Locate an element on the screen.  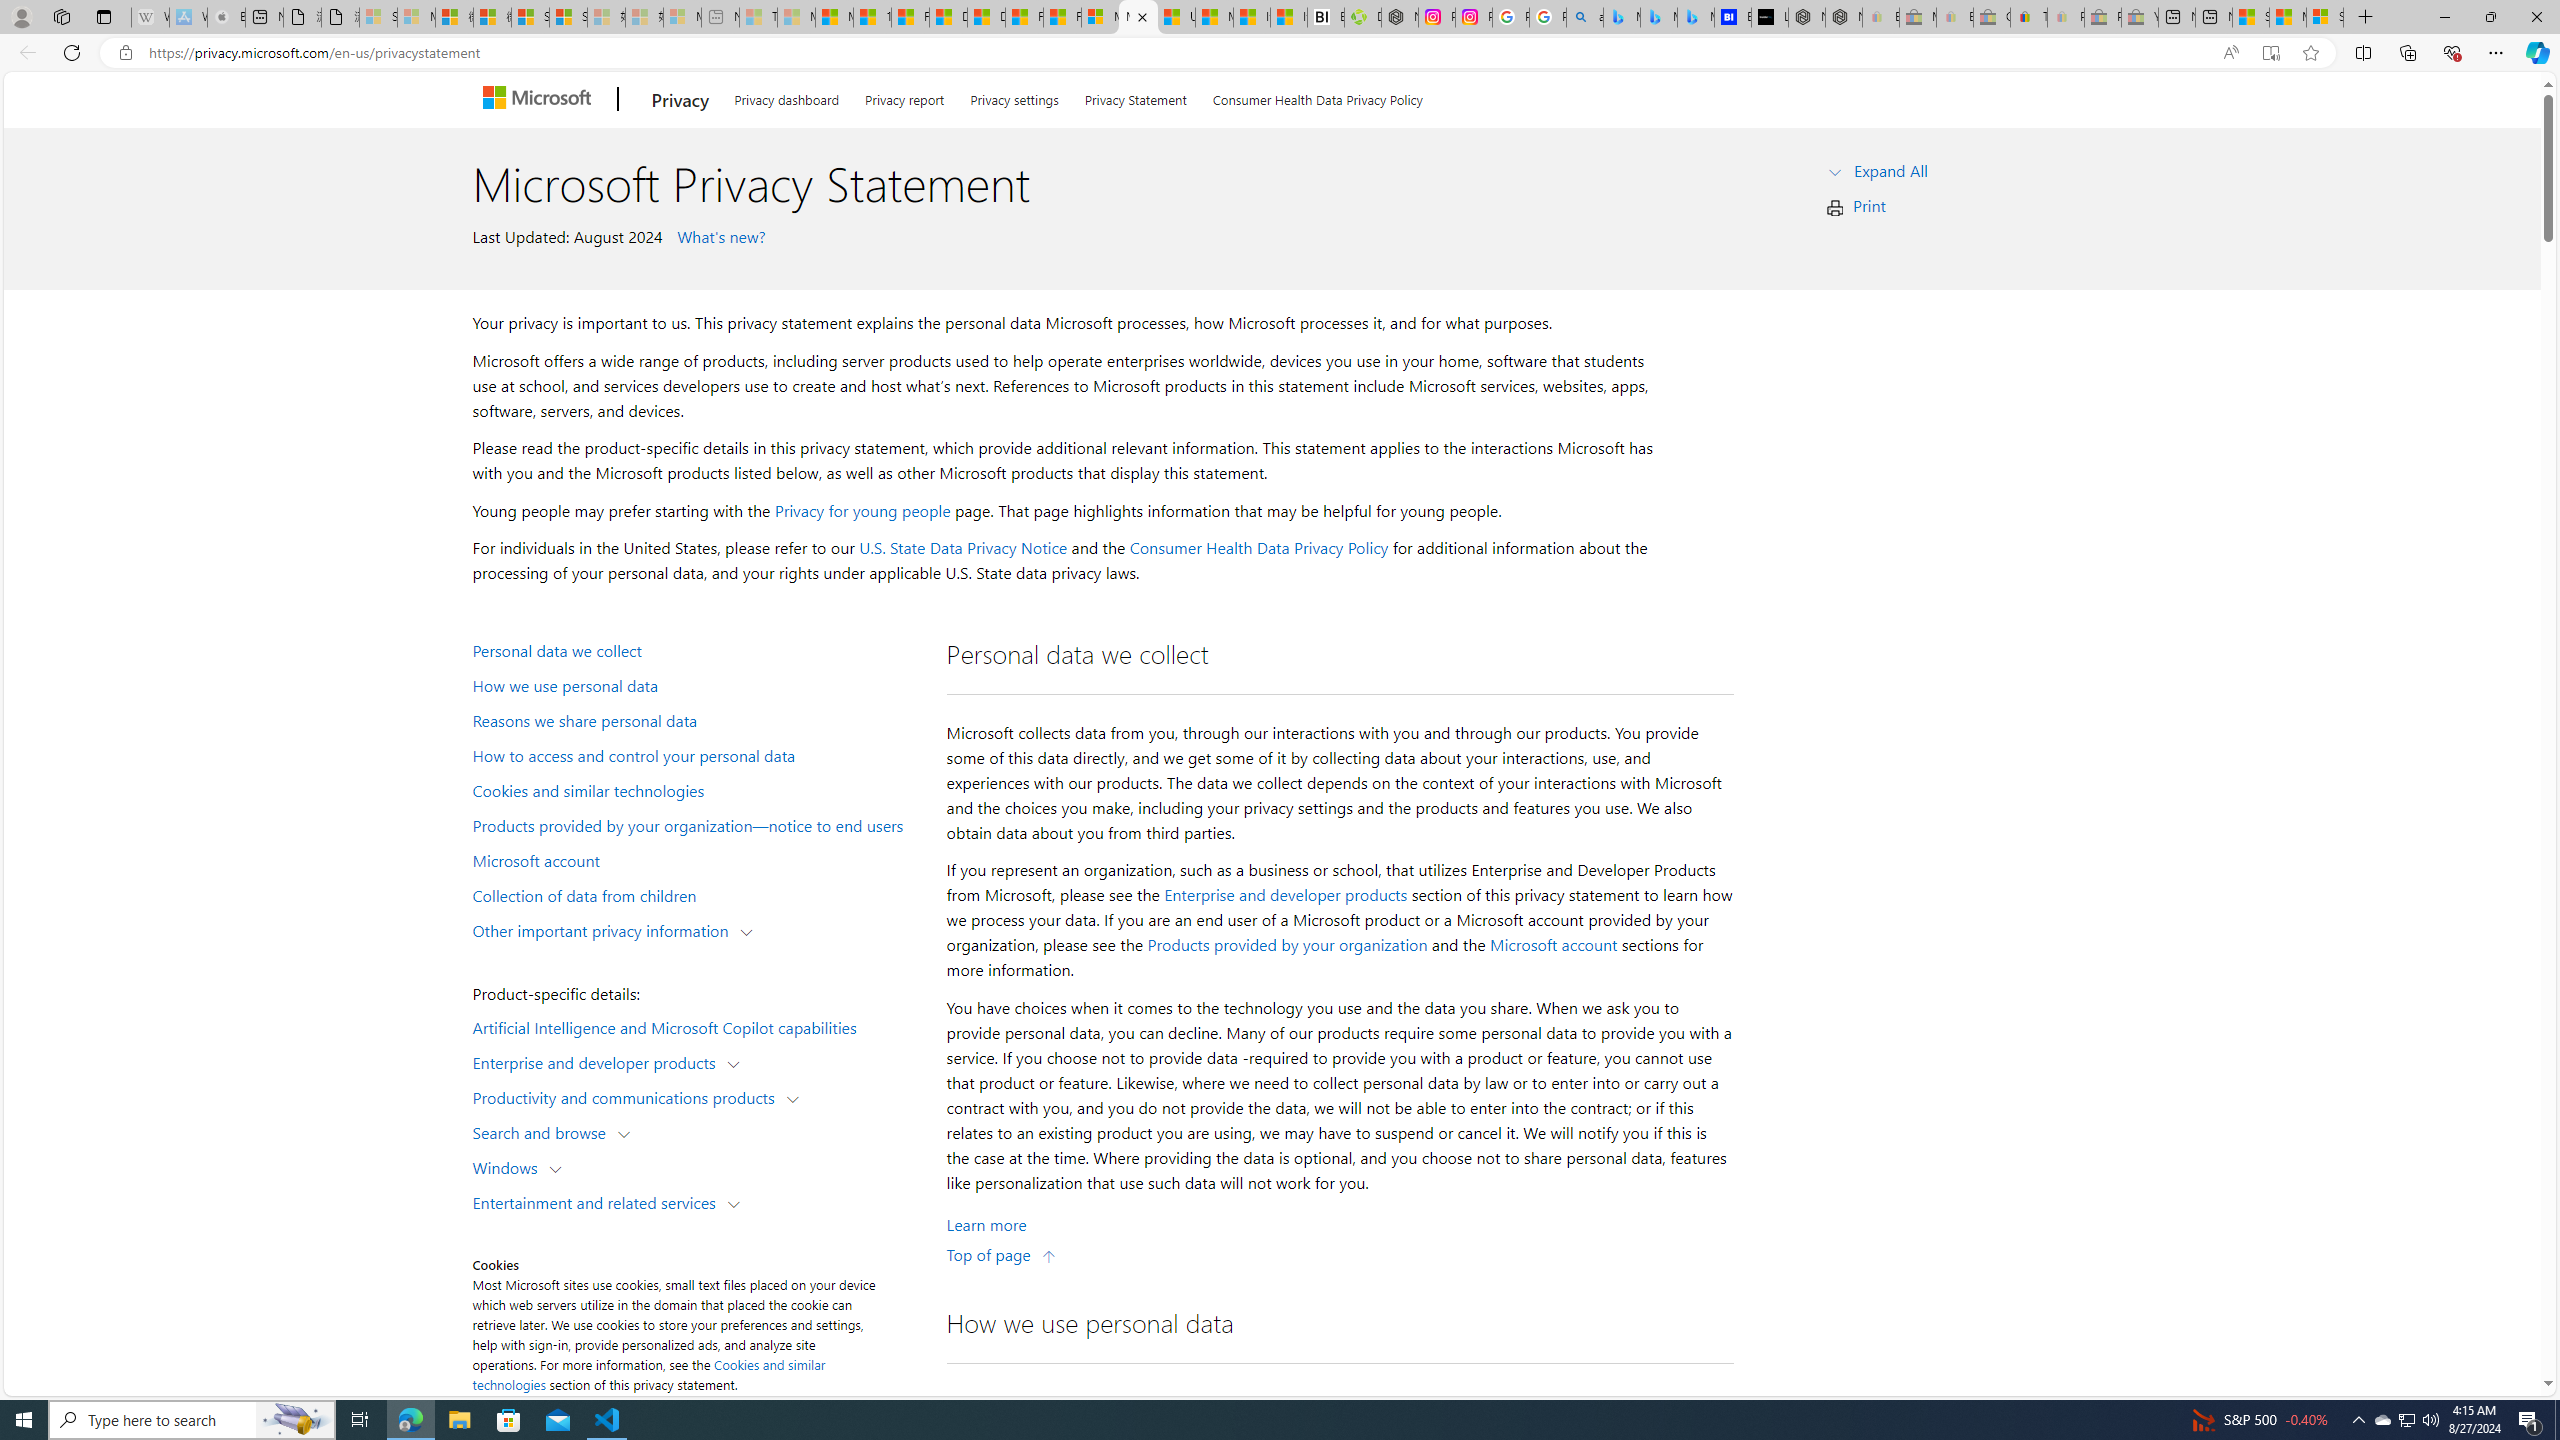
'Microsoft' is located at coordinates (539, 99).